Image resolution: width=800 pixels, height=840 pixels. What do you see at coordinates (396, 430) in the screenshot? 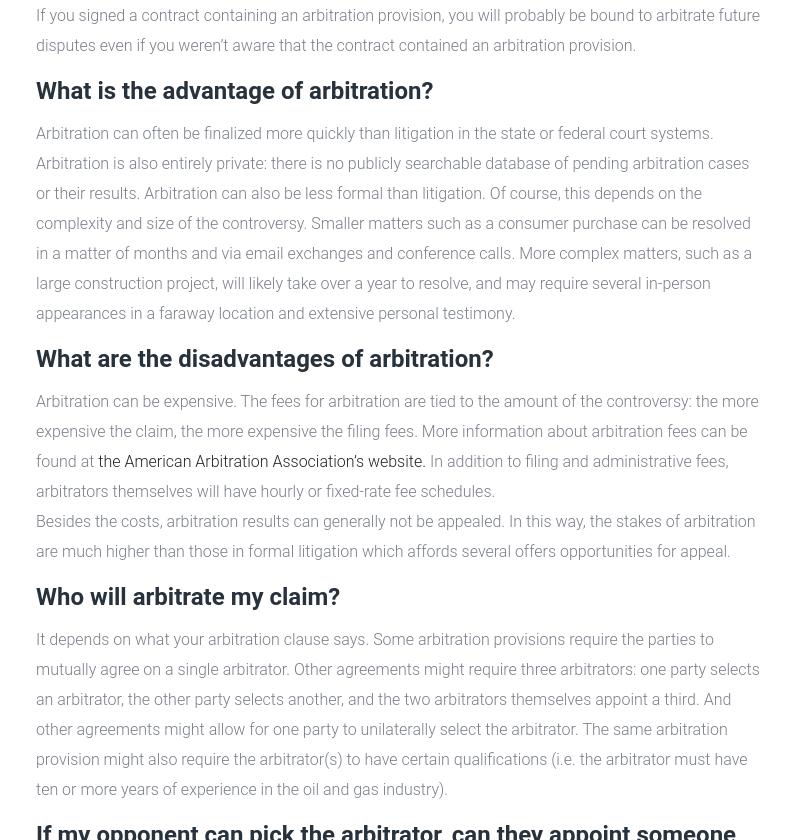
I see `'Arbitration can be expensive. The fees for arbitration are tied to the amount of the controversy: the more expensive the claim, the more expensive the filing fees. More information about arbitration fees can be found at'` at bounding box center [396, 430].